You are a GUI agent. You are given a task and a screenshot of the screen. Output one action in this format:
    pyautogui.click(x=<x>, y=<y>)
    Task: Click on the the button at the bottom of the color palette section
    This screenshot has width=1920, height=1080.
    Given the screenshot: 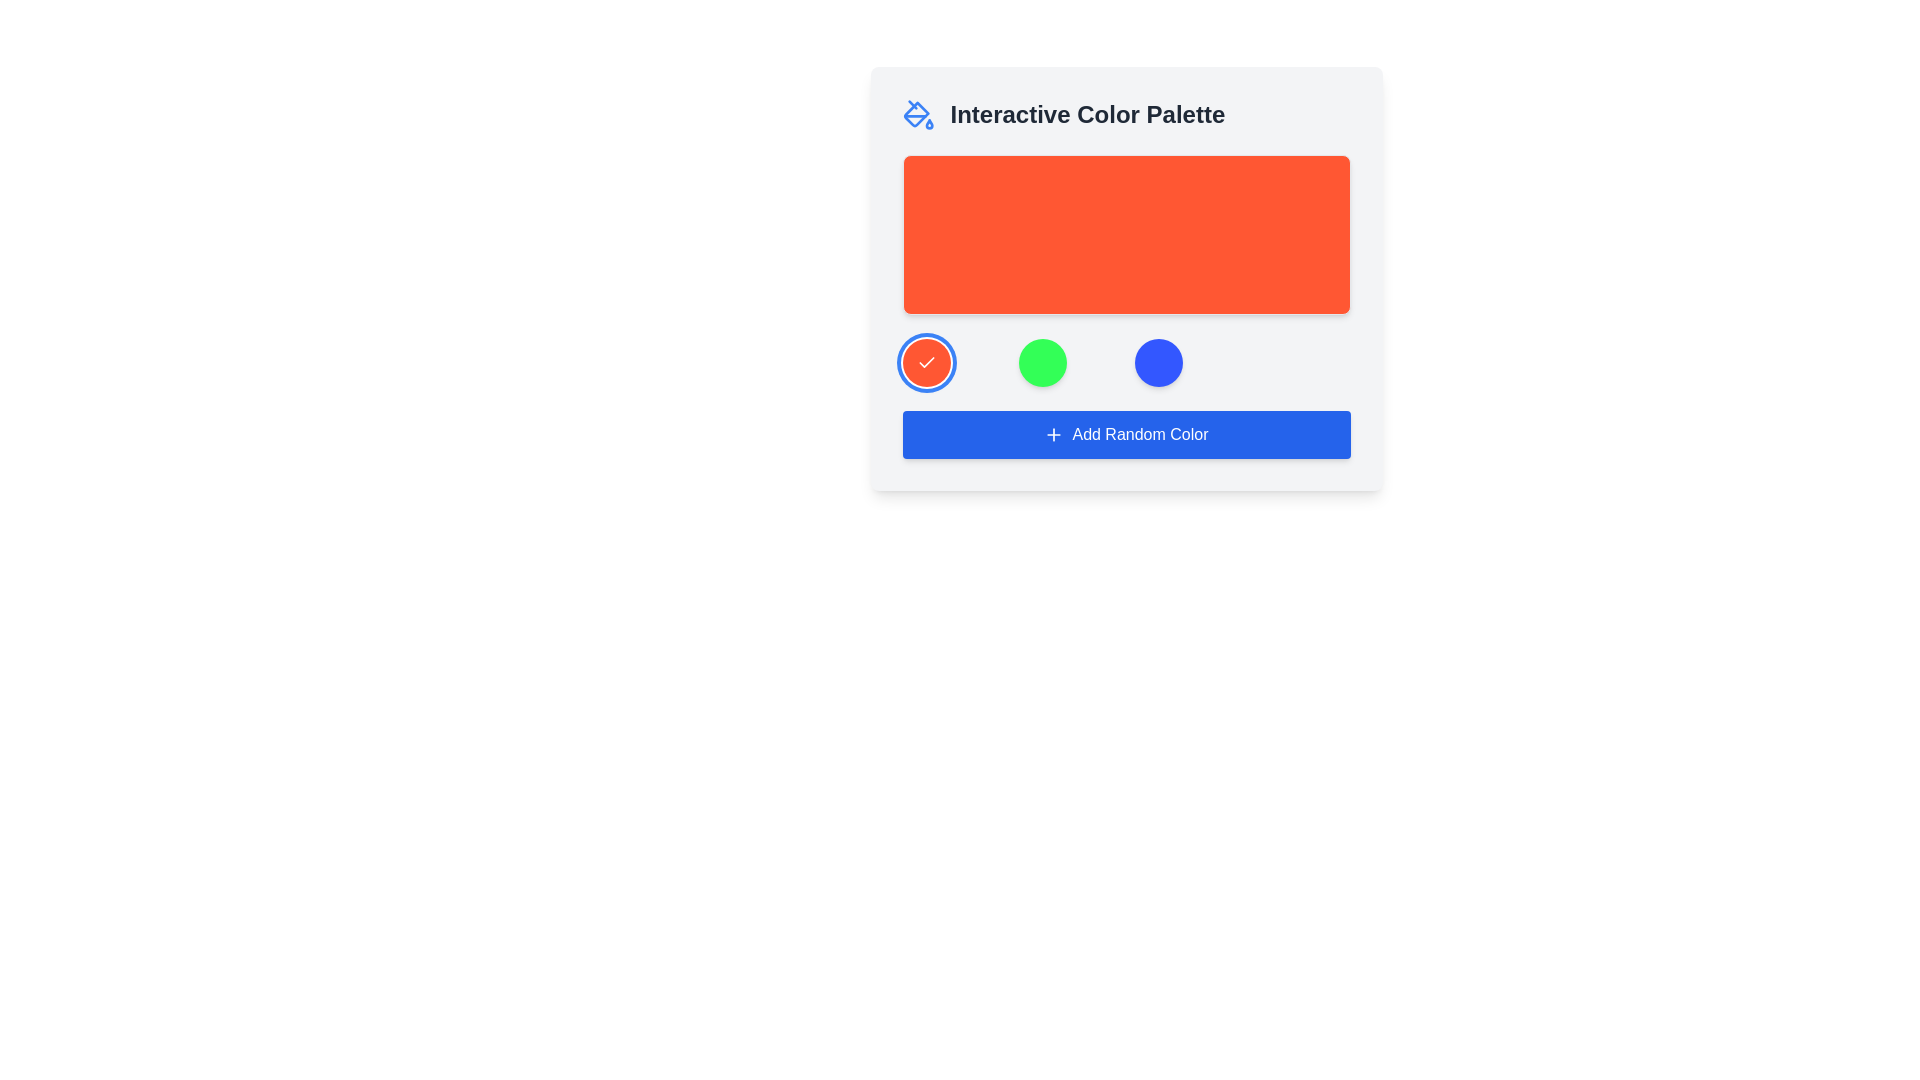 What is the action you would take?
    pyautogui.click(x=1126, y=434)
    